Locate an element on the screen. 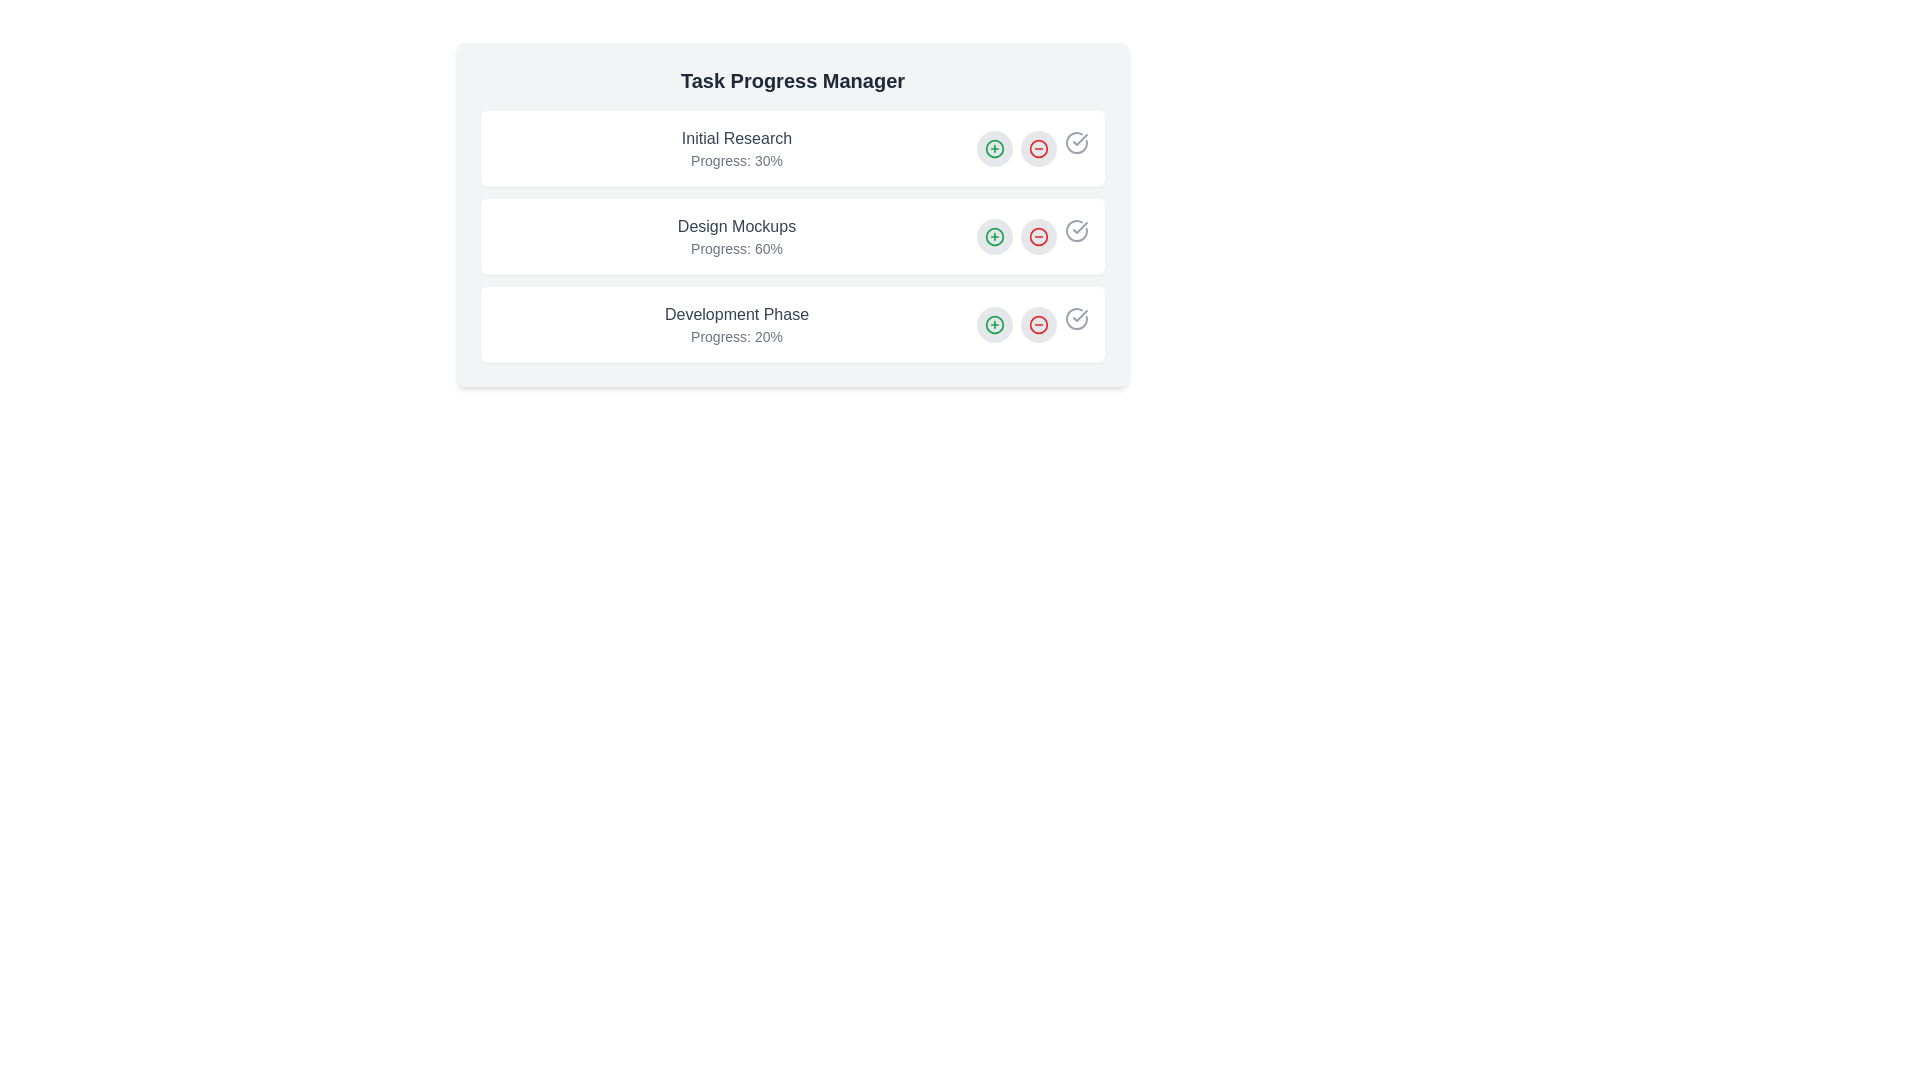 The height and width of the screenshot is (1080, 1920). text content displayed in the text label showing 'Development Phase' and its progress '20%' is located at coordinates (736, 323).